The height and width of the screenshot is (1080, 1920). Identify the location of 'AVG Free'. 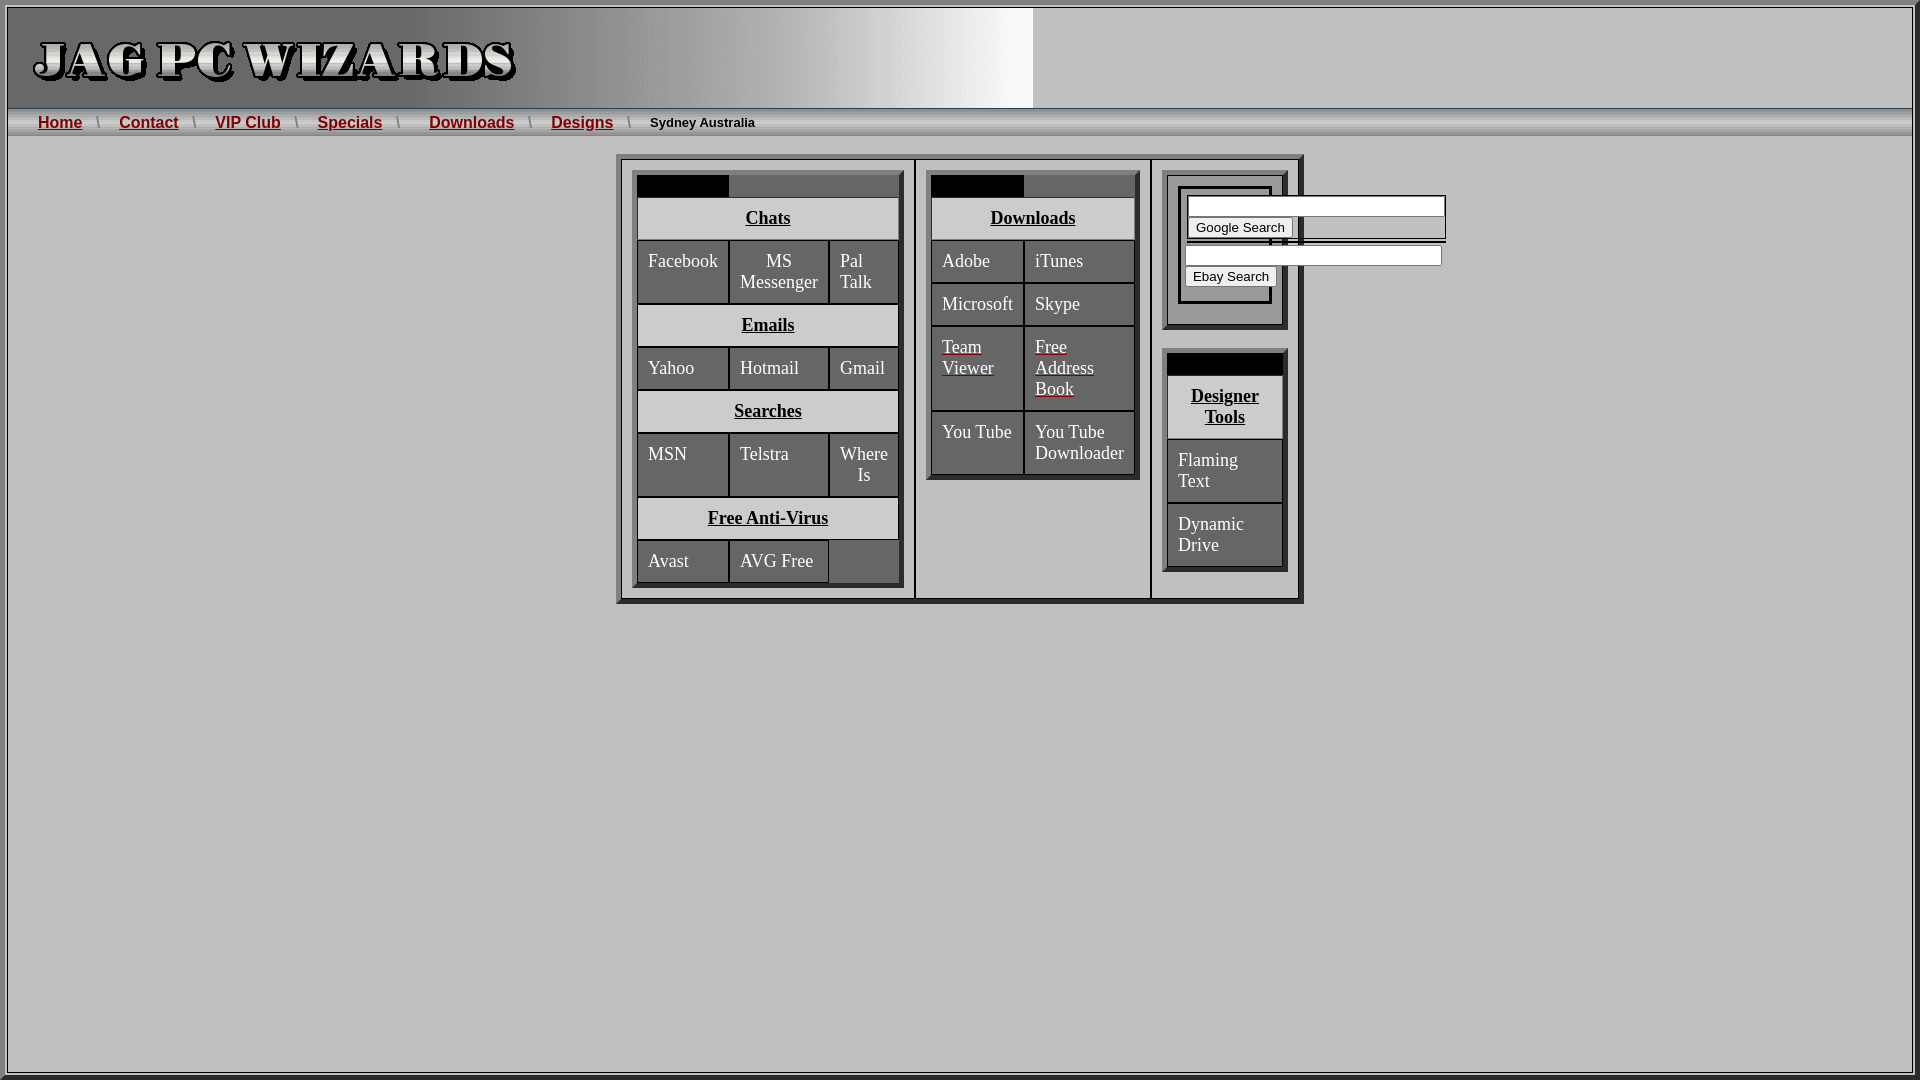
(738, 561).